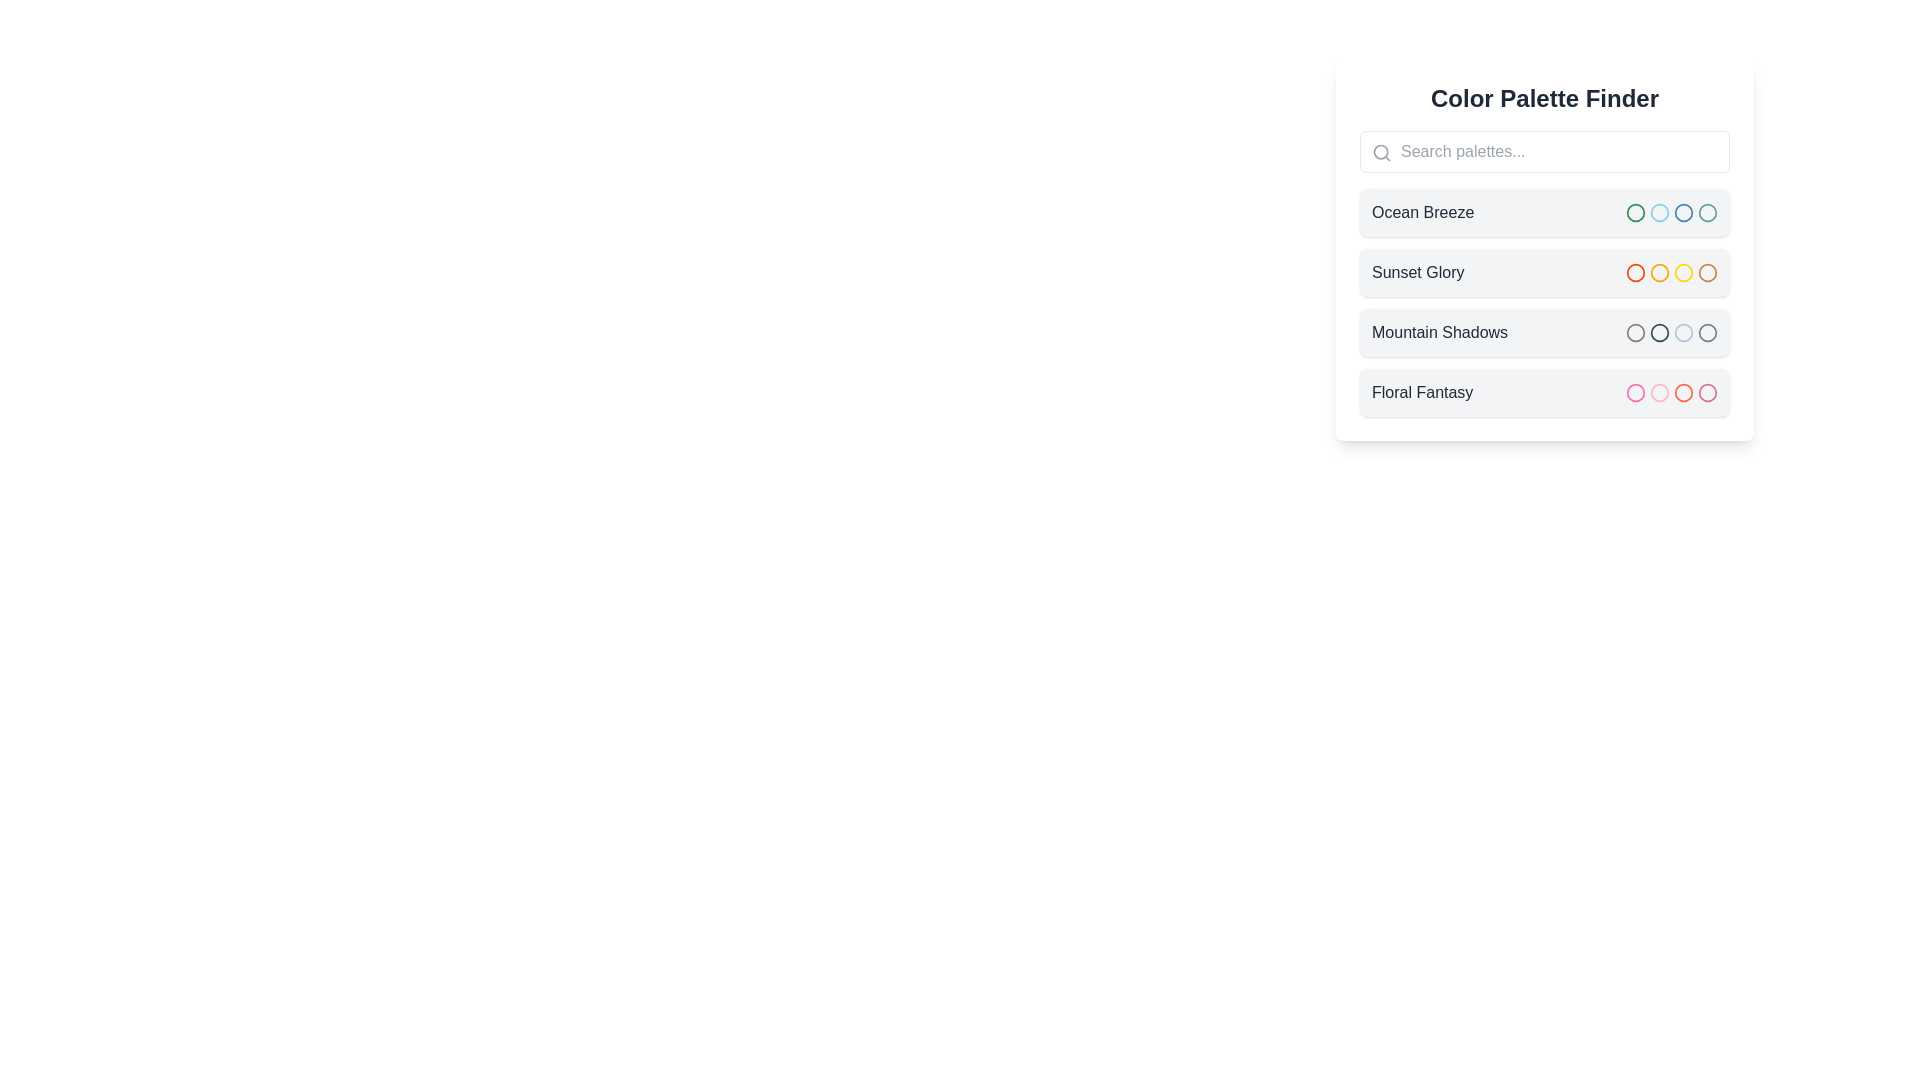 The width and height of the screenshot is (1920, 1080). I want to click on the static text label 'Sunset Glory', so click(1417, 273).